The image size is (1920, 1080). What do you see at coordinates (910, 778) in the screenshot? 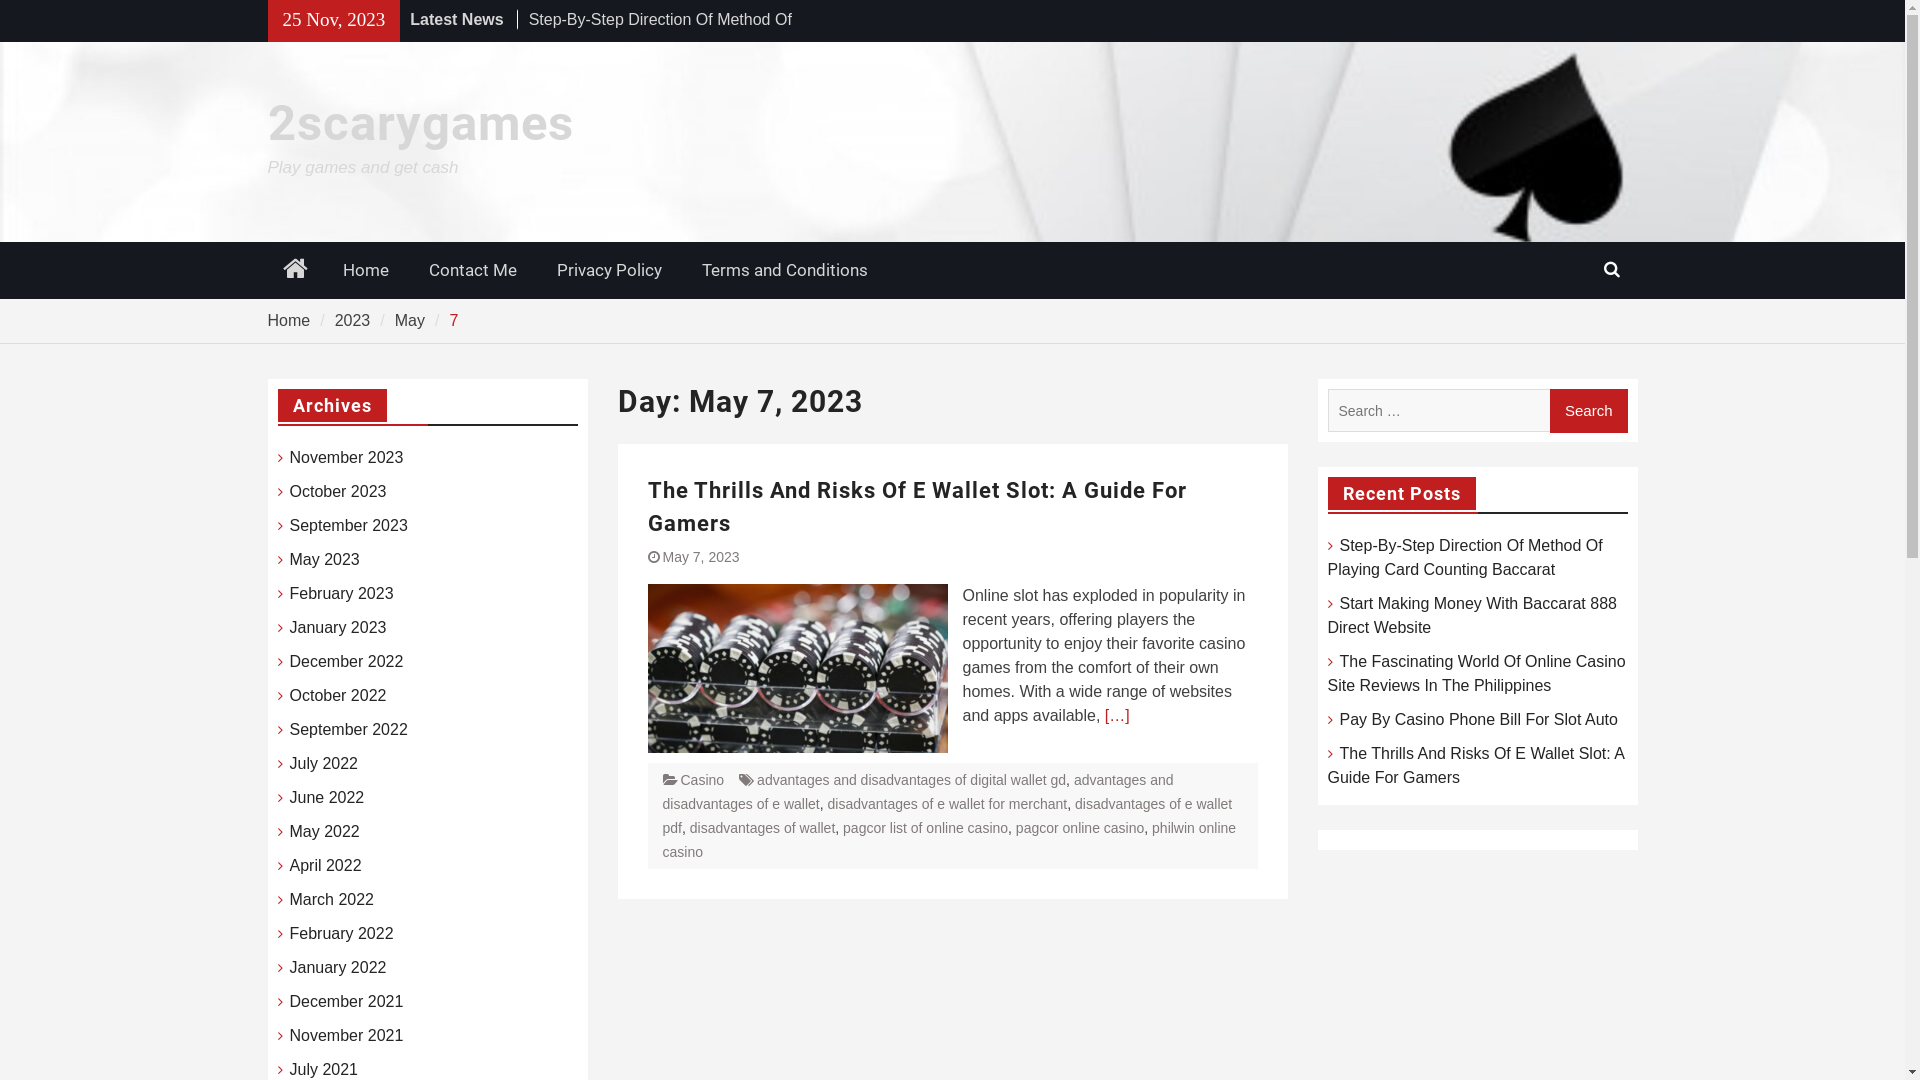
I see `'advantages and disadvantages of digital wallet gd'` at bounding box center [910, 778].